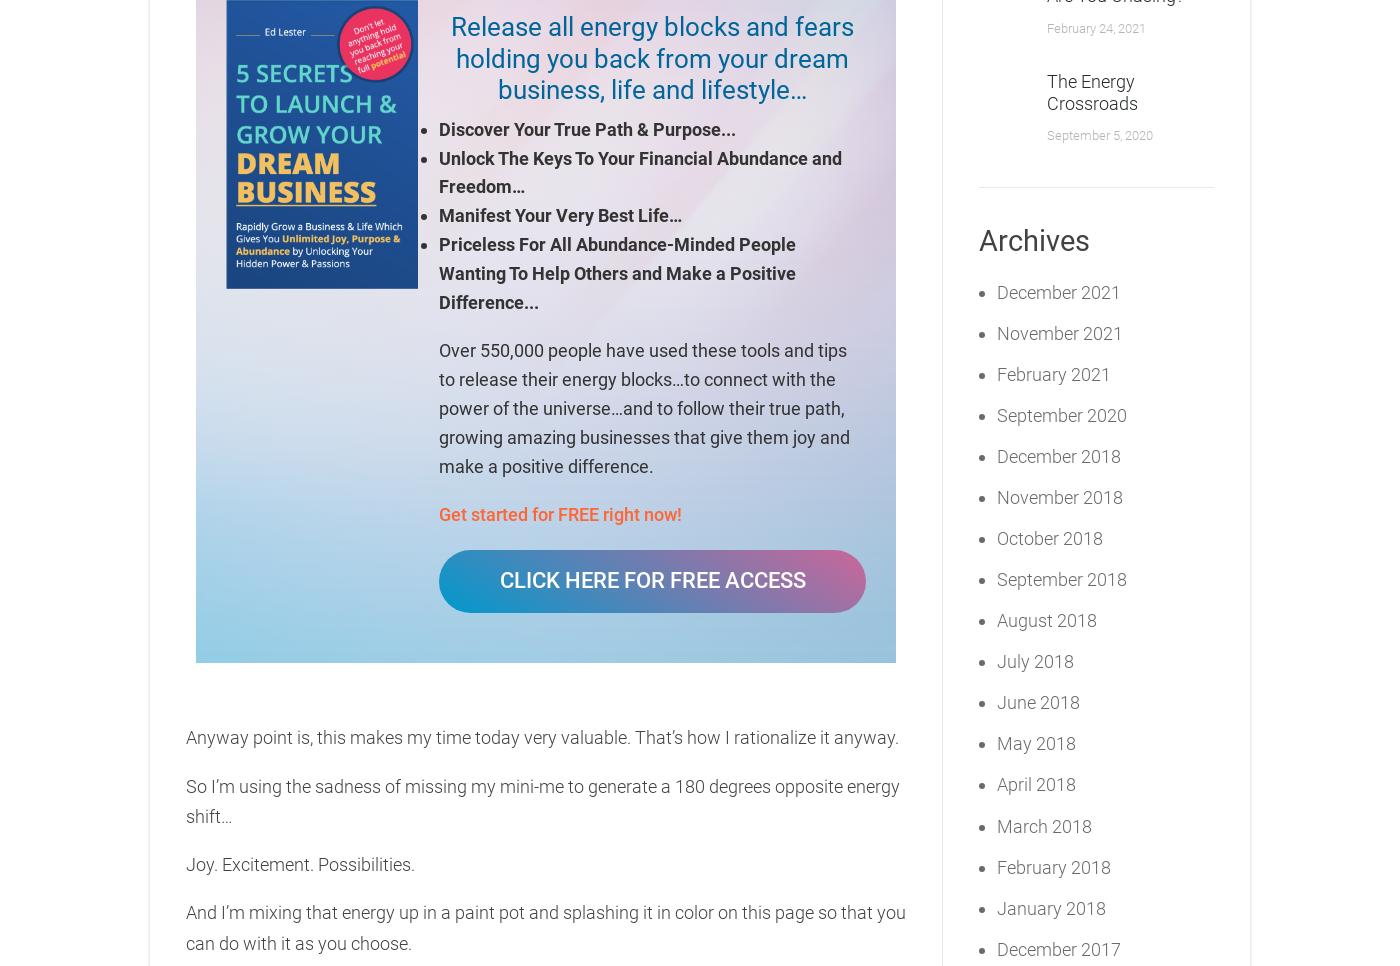  I want to click on 'January 2018', so click(1051, 906).